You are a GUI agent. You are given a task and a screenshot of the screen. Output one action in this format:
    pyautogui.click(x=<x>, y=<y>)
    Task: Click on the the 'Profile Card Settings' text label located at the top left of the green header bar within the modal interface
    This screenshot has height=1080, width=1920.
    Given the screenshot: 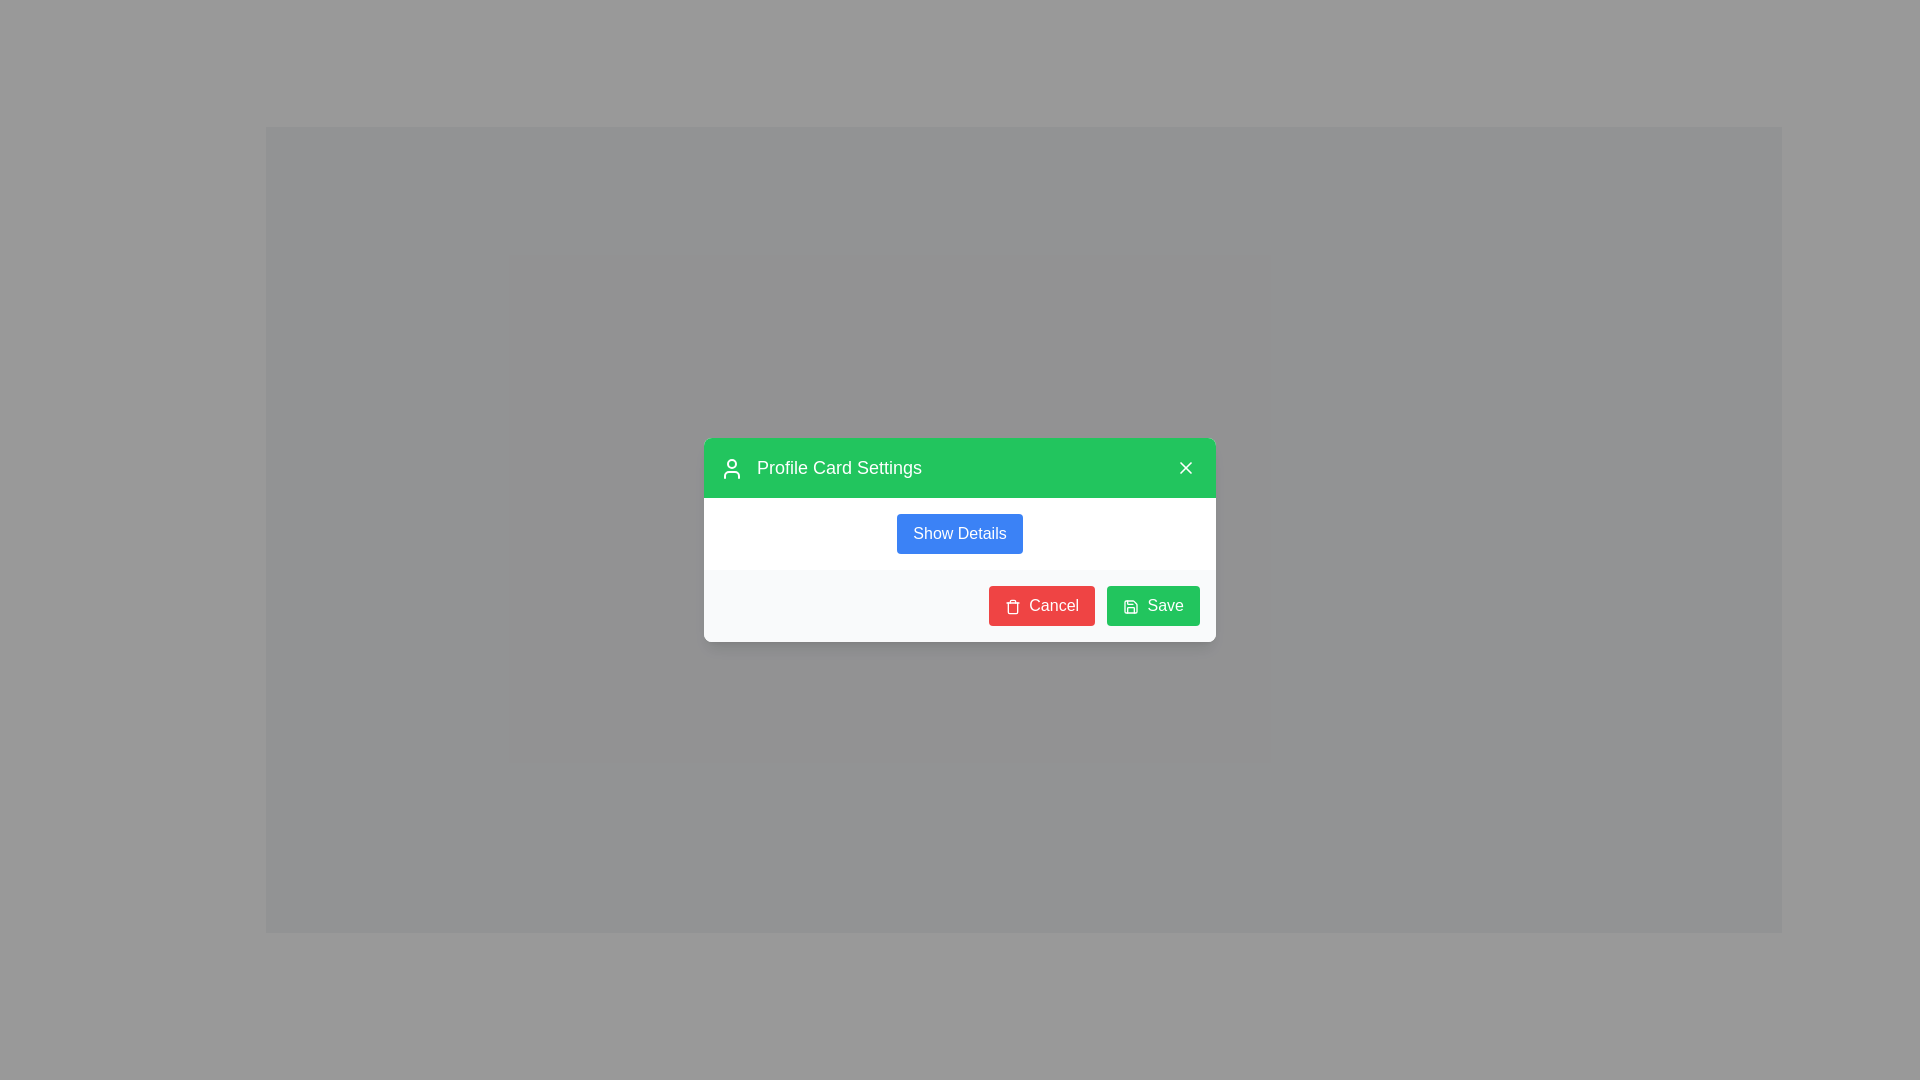 What is the action you would take?
    pyautogui.click(x=820, y=467)
    